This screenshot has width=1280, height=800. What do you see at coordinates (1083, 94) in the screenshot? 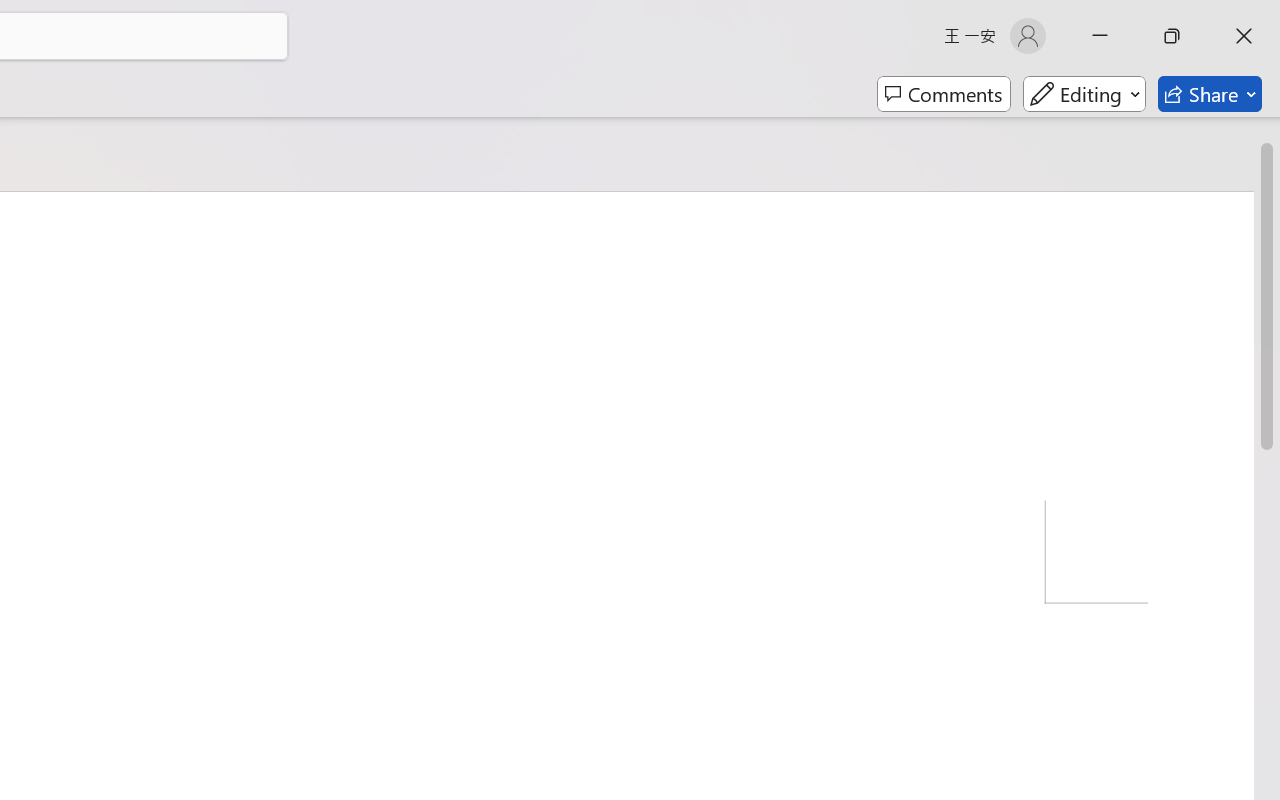
I see `'Mode'` at bounding box center [1083, 94].